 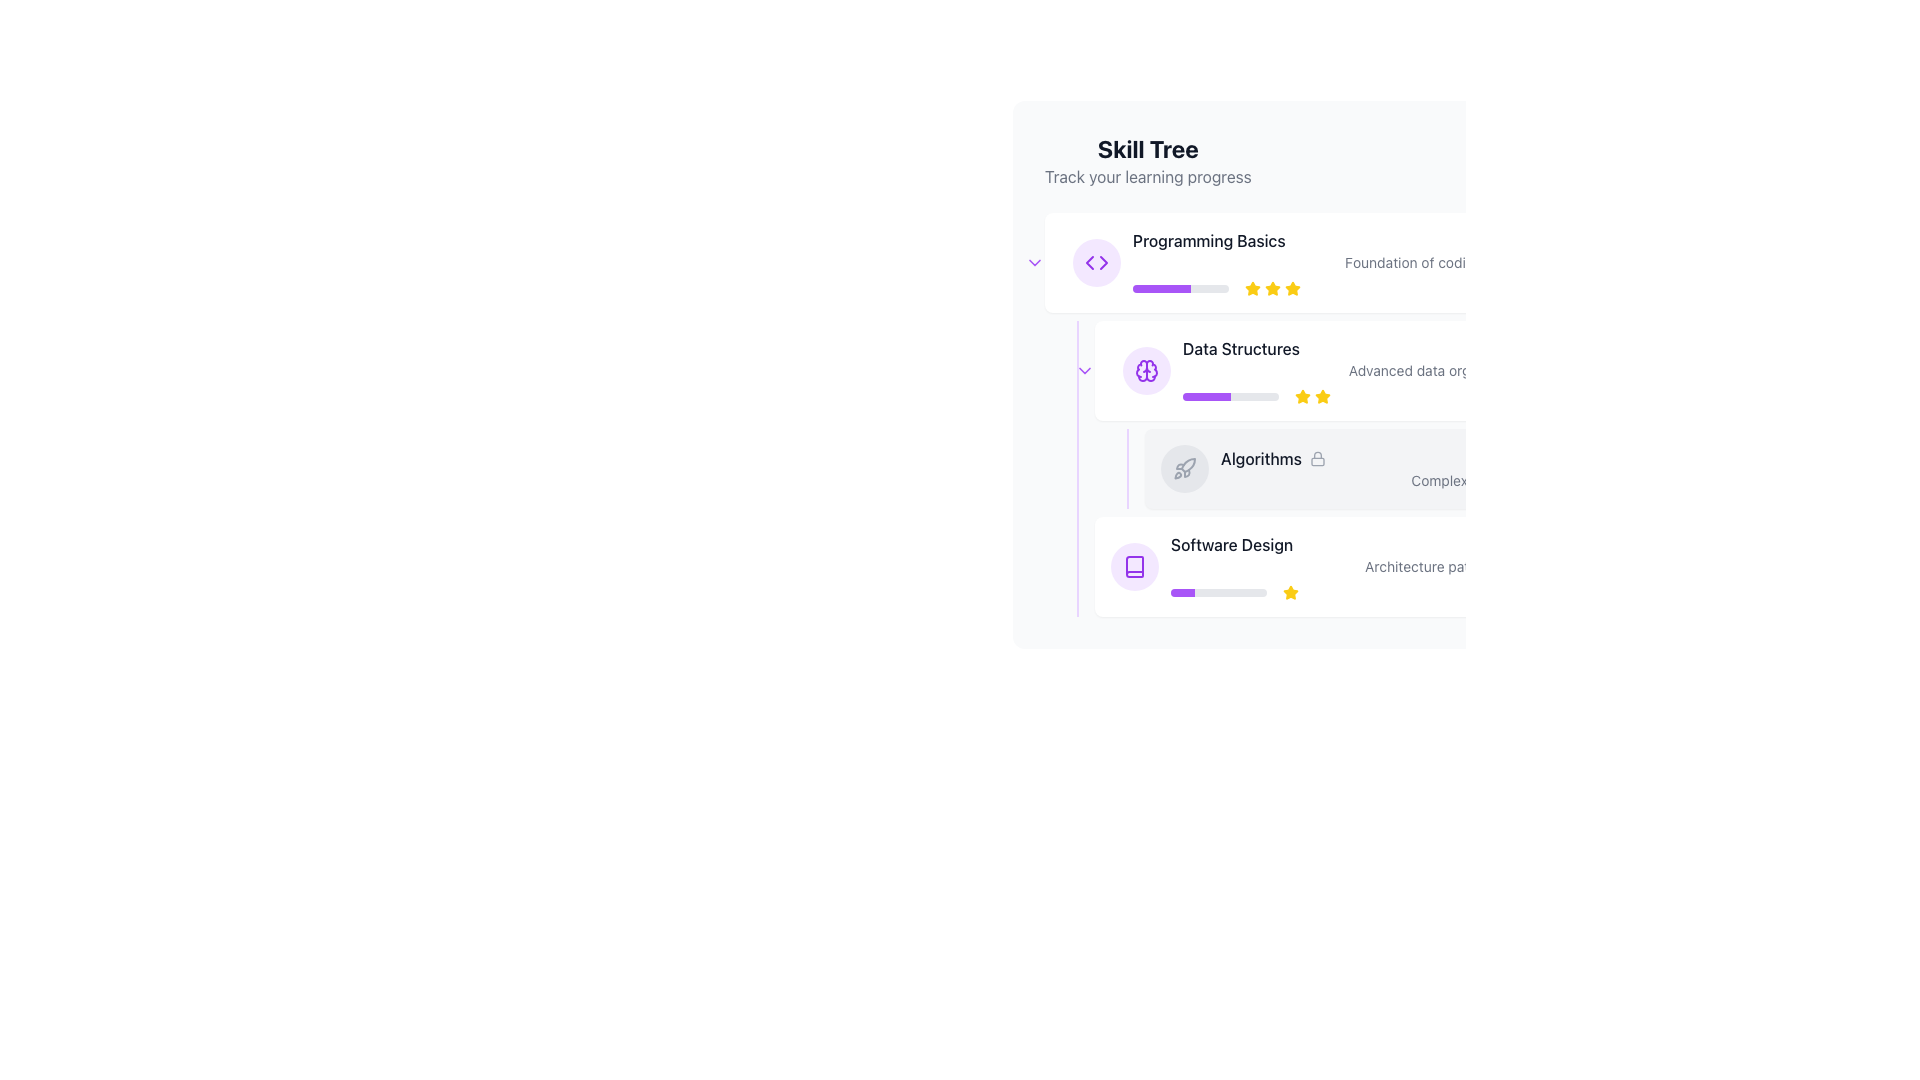 What do you see at coordinates (1302, 397) in the screenshot?
I see `the first star-shaped icon with a yellow fill and dark outline, located in the 'Data Structures' section` at bounding box center [1302, 397].